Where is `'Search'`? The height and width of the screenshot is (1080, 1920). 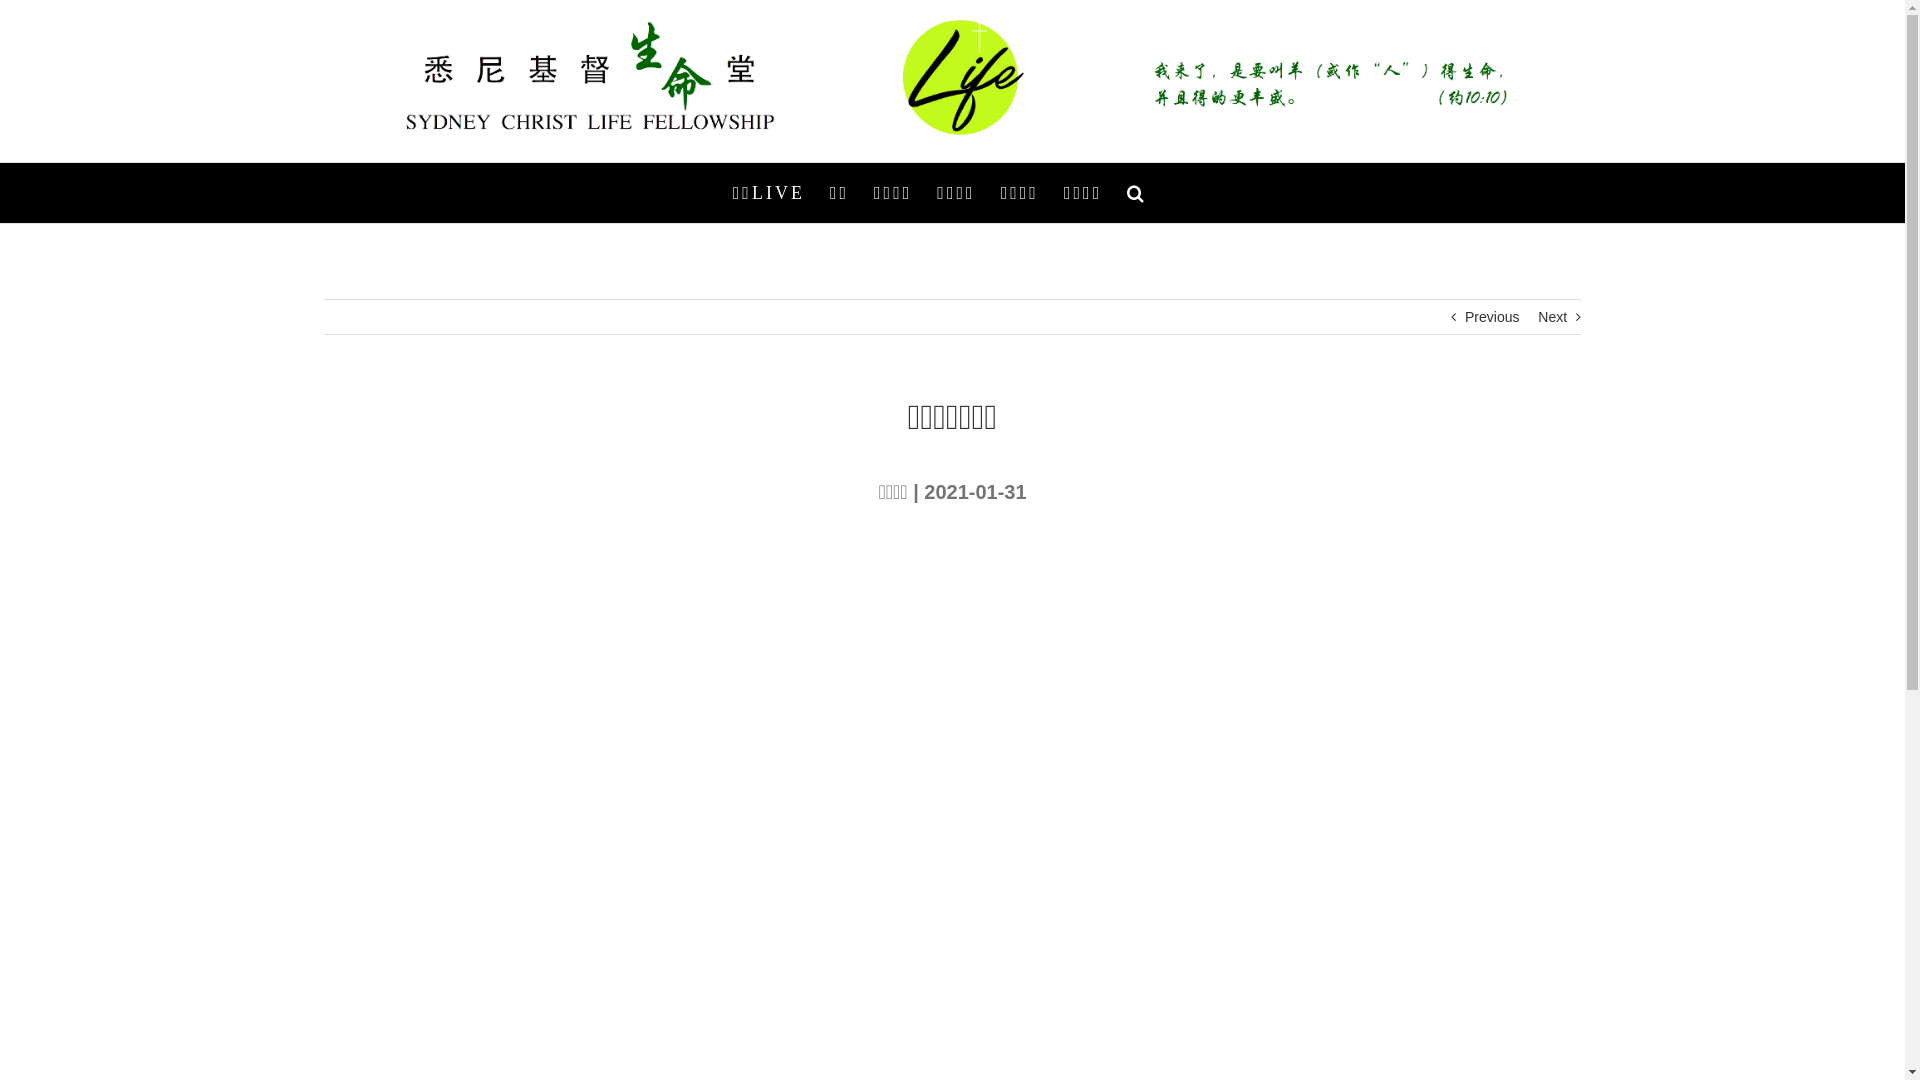 'Search' is located at coordinates (1137, 192).